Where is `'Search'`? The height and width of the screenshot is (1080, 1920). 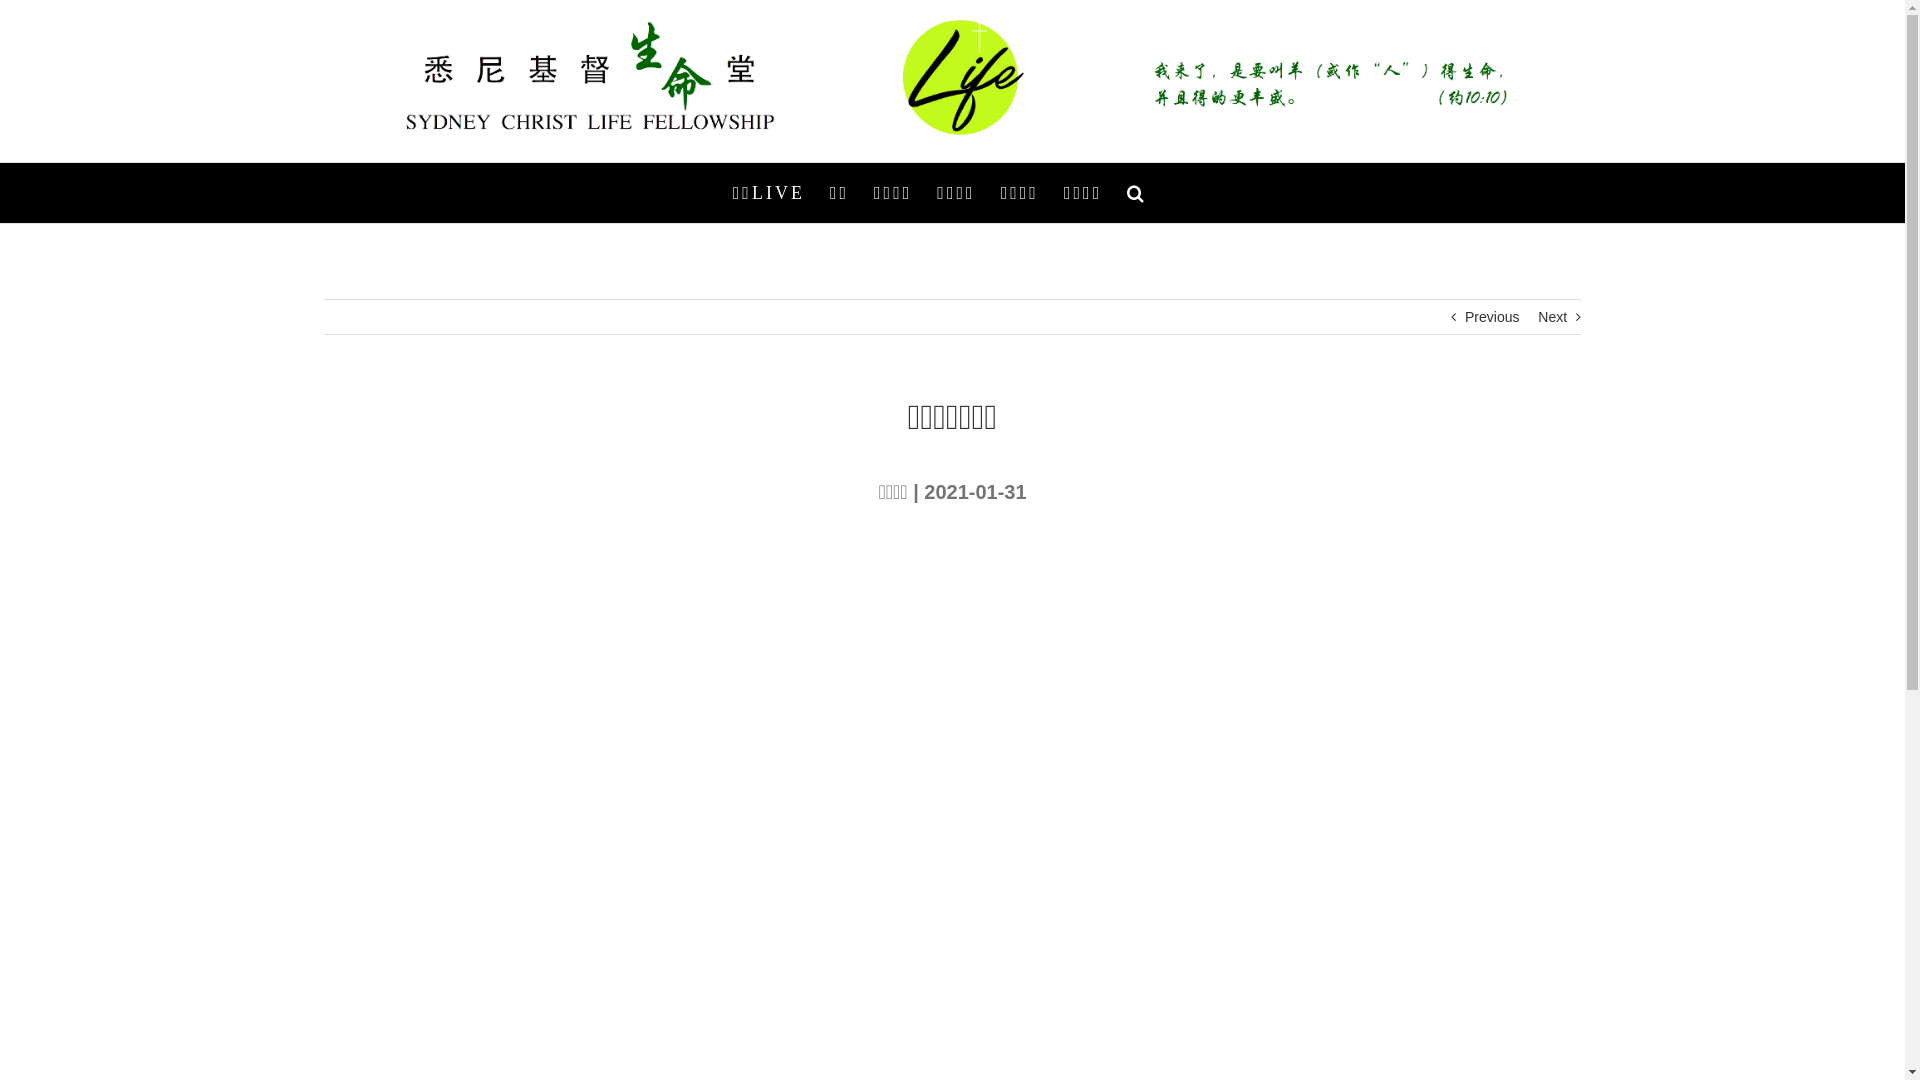 'Search' is located at coordinates (1137, 192).